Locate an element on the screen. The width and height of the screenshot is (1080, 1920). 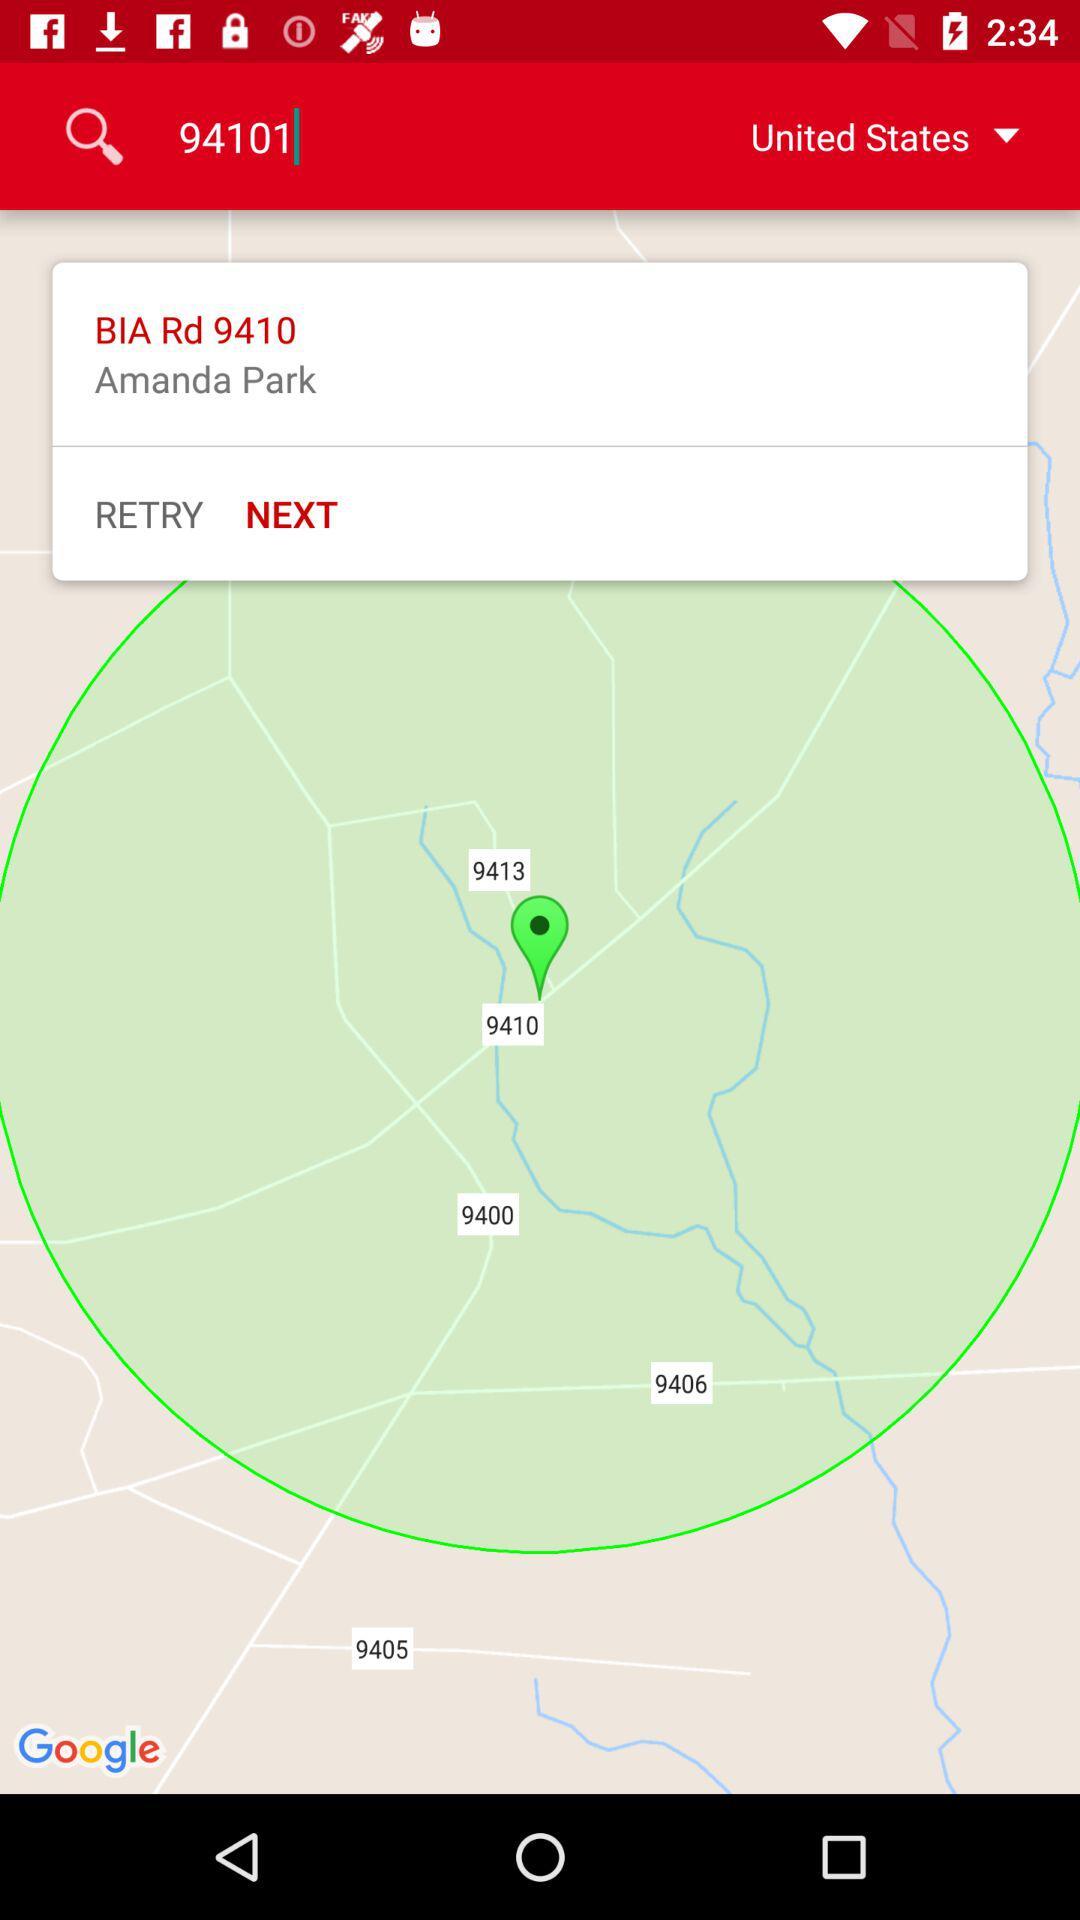
next item is located at coordinates (291, 513).